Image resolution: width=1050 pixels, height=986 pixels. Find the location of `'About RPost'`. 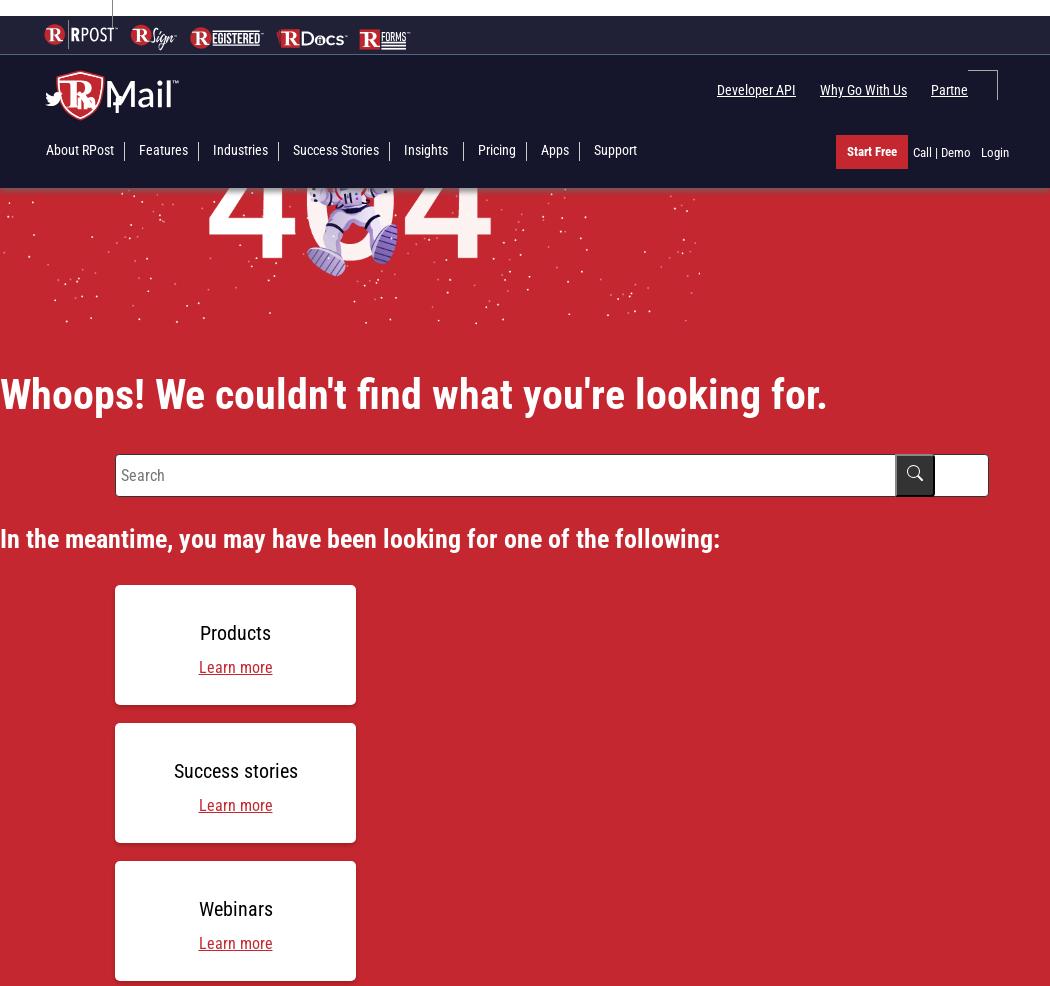

'About RPost' is located at coordinates (80, 149).